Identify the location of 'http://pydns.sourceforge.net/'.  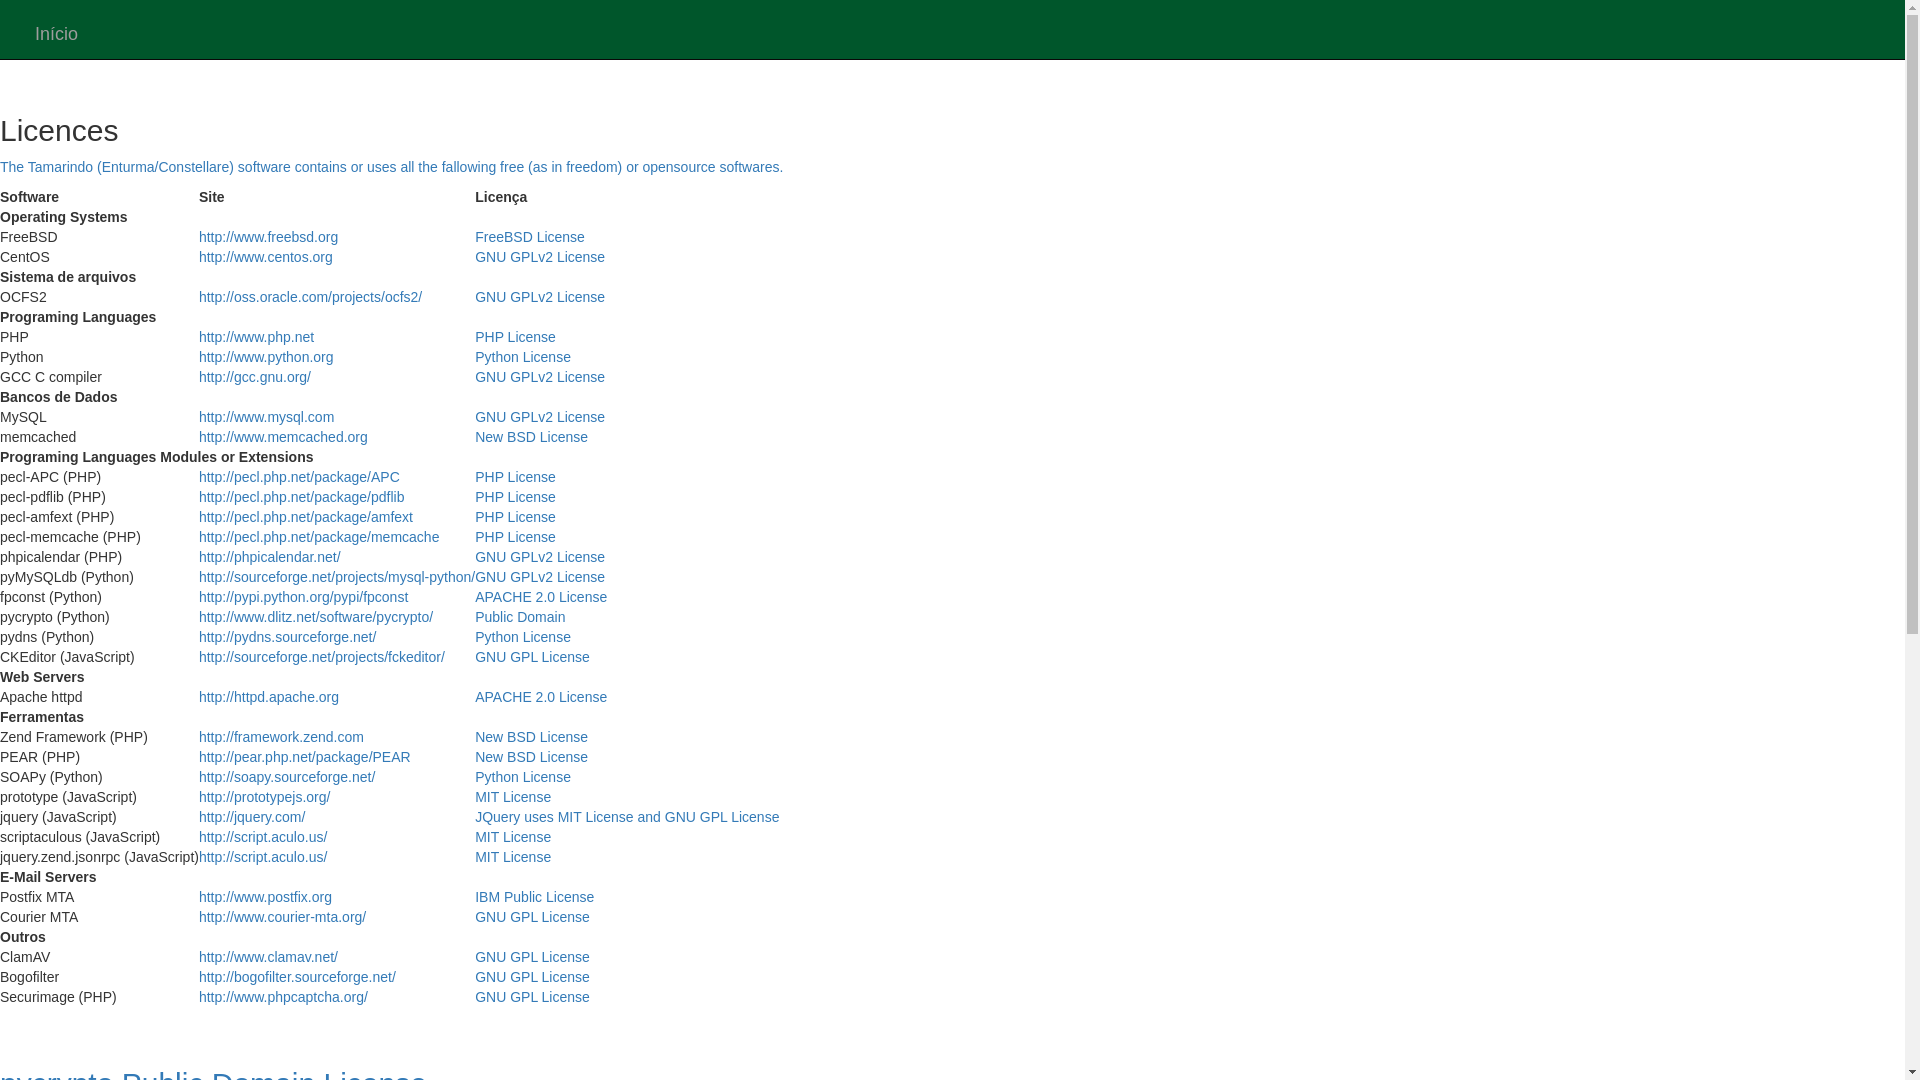
(286, 636).